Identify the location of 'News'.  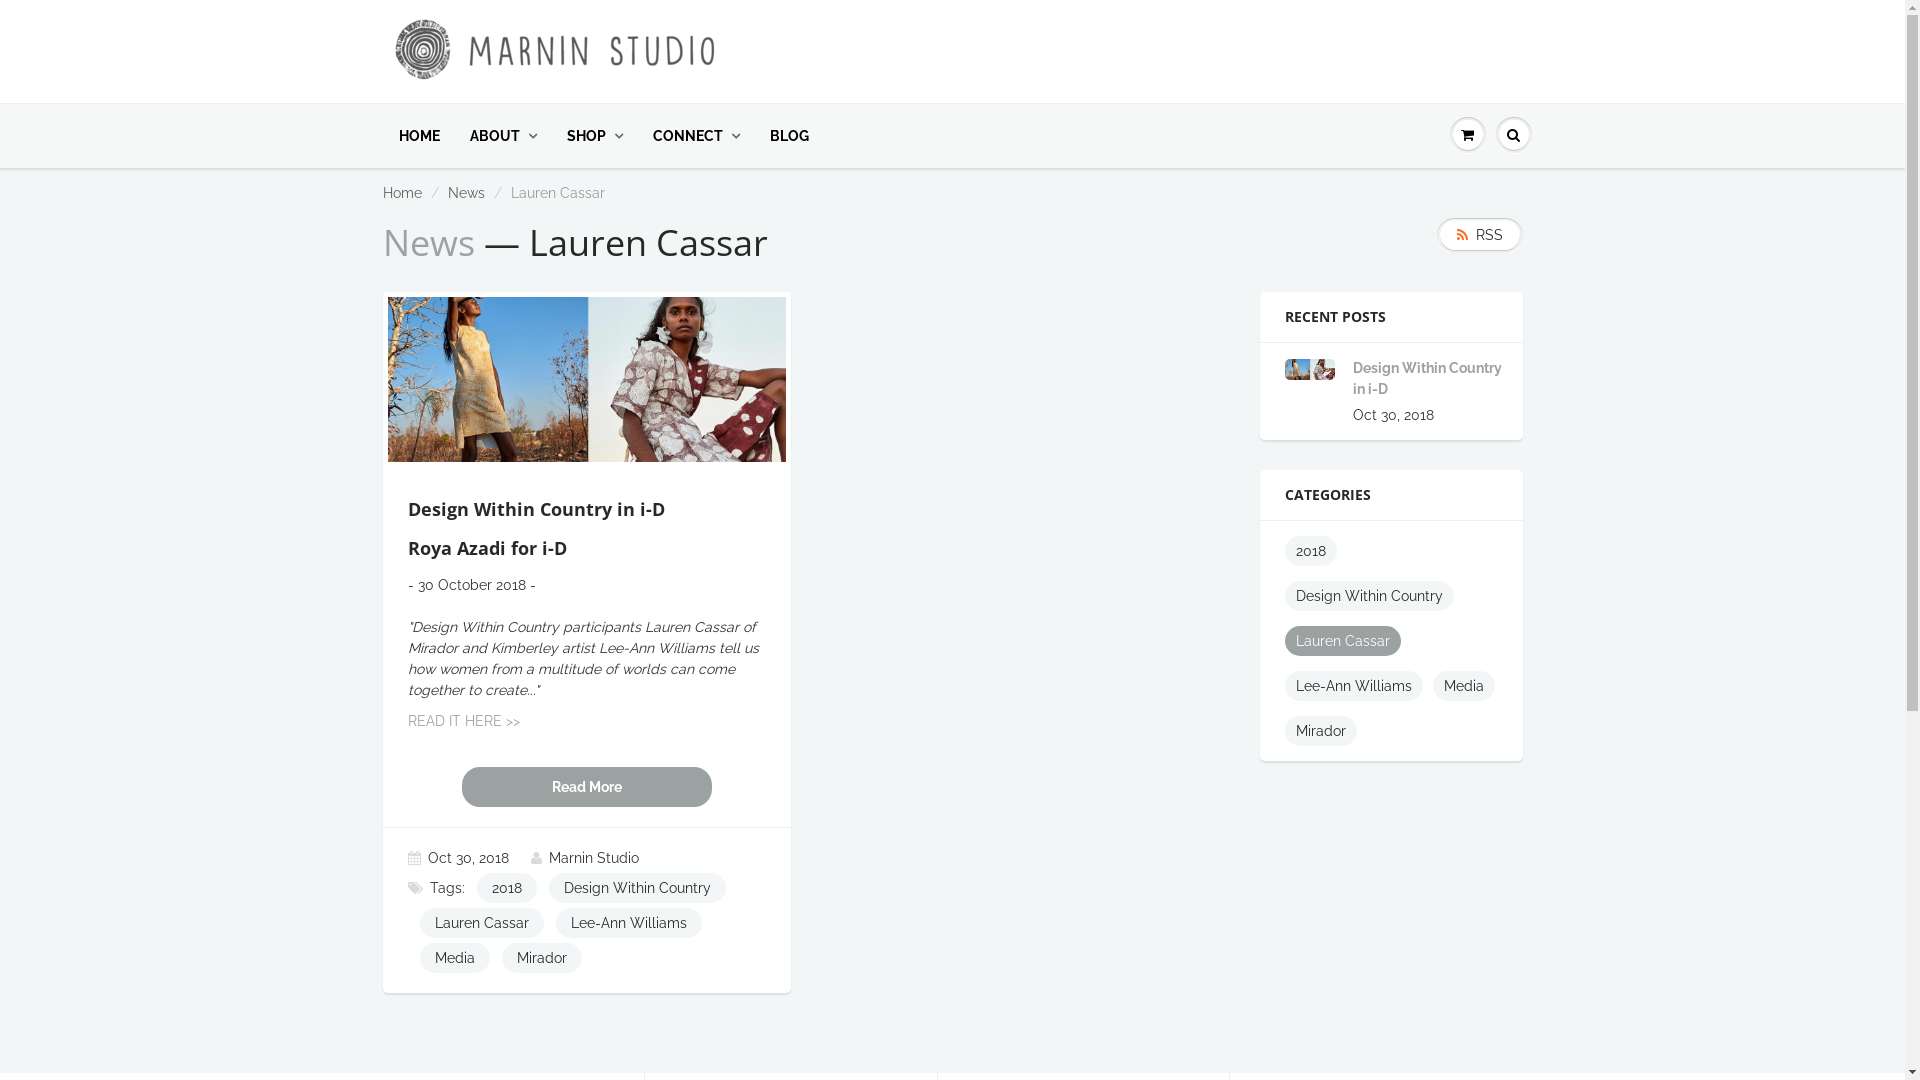
(426, 241).